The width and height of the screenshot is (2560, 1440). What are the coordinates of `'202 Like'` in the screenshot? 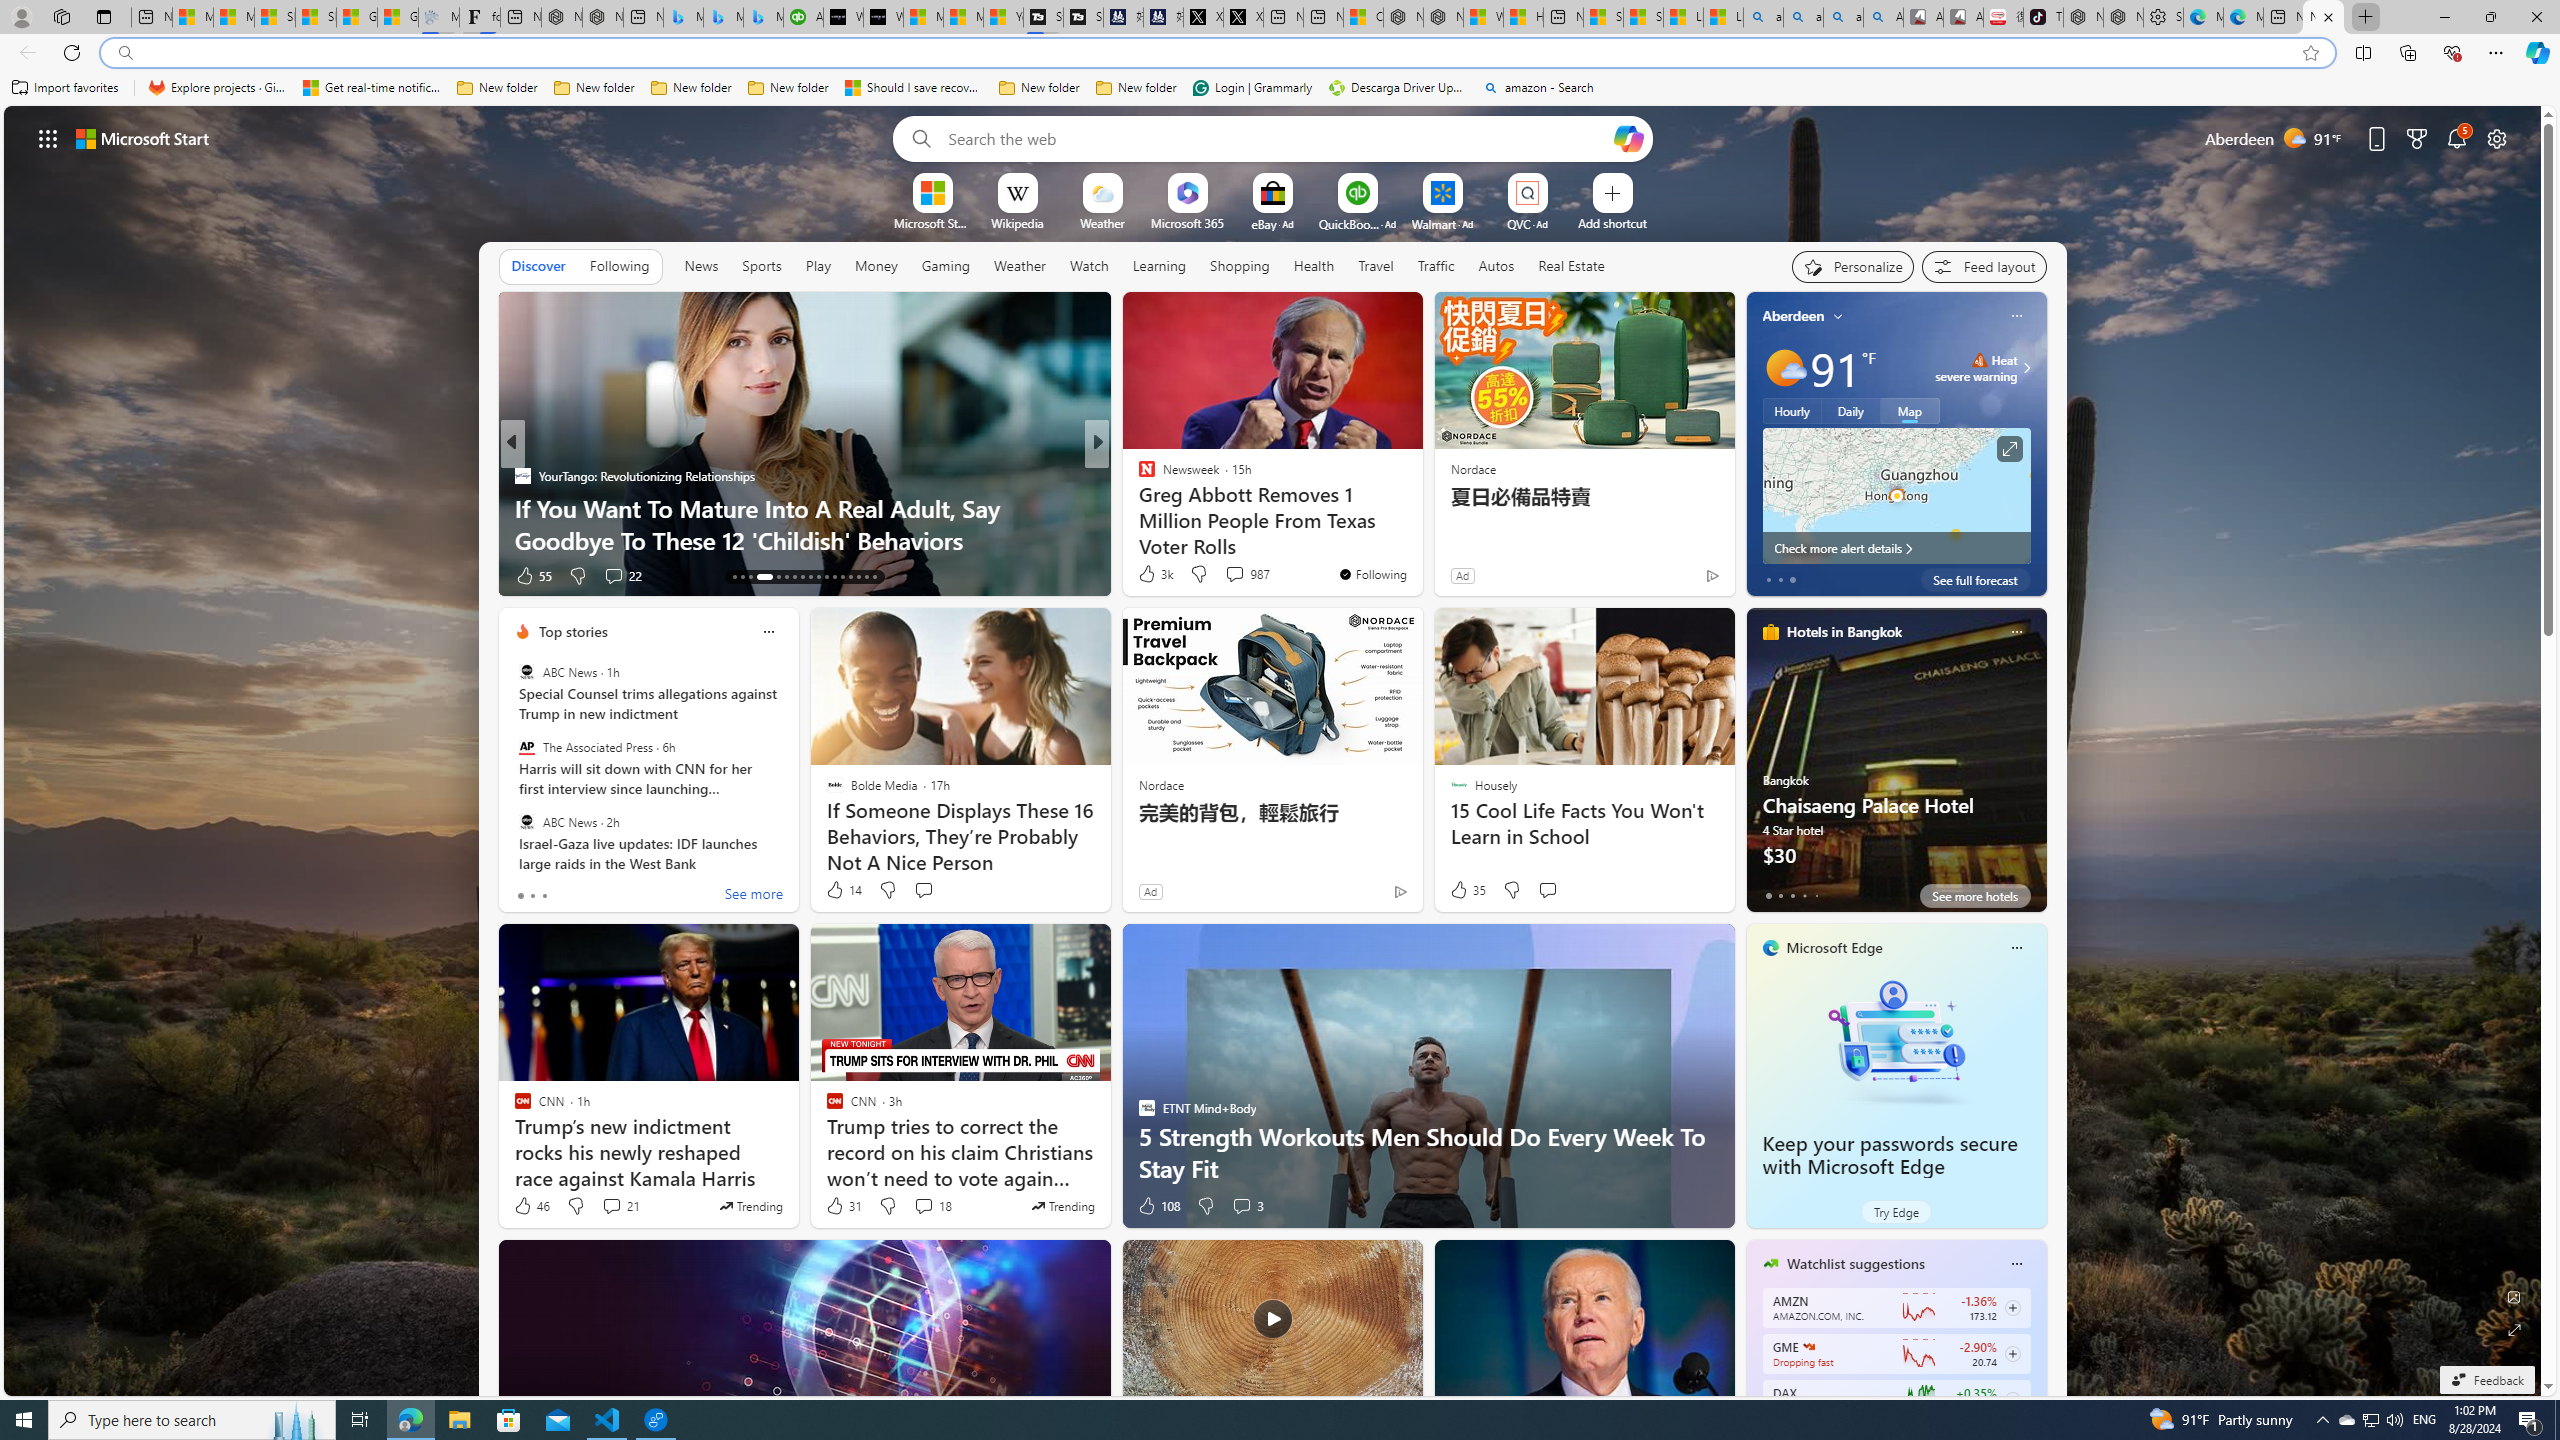 It's located at (1151, 575).